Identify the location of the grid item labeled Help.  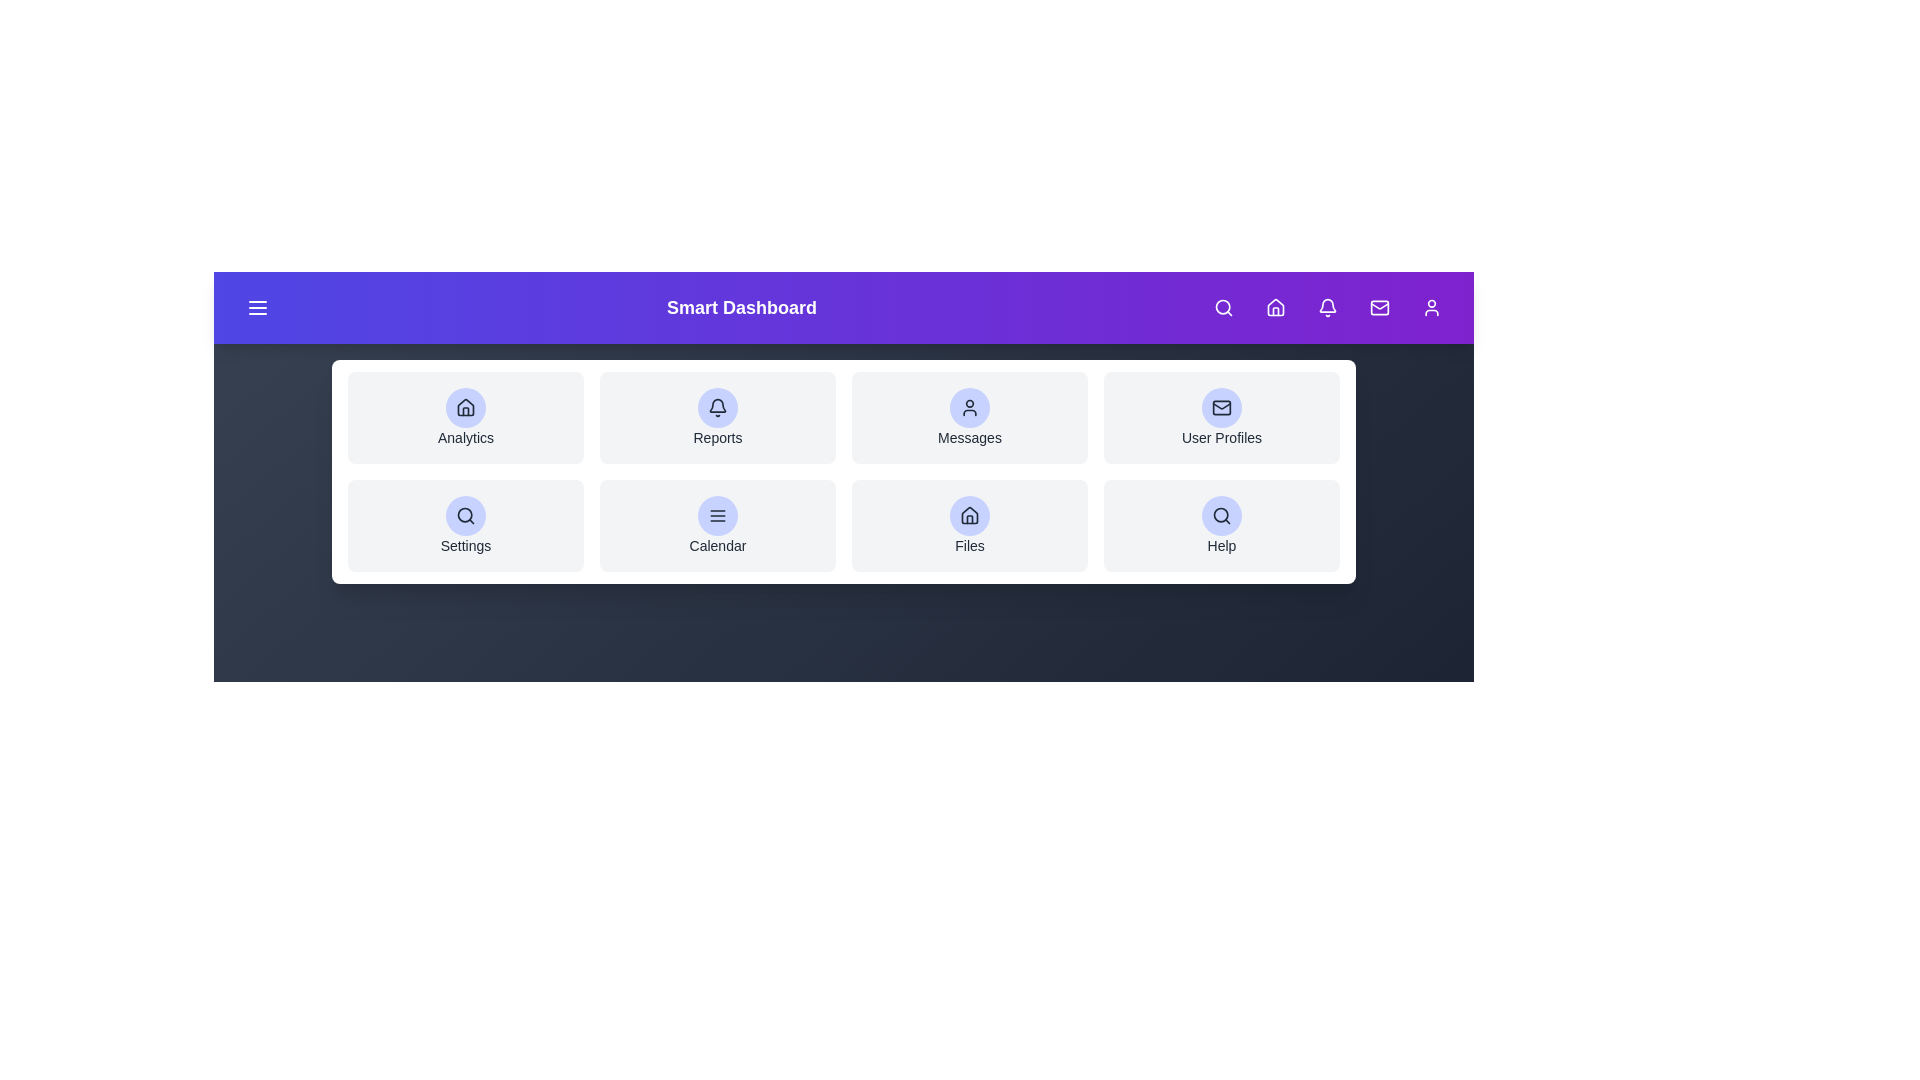
(1221, 524).